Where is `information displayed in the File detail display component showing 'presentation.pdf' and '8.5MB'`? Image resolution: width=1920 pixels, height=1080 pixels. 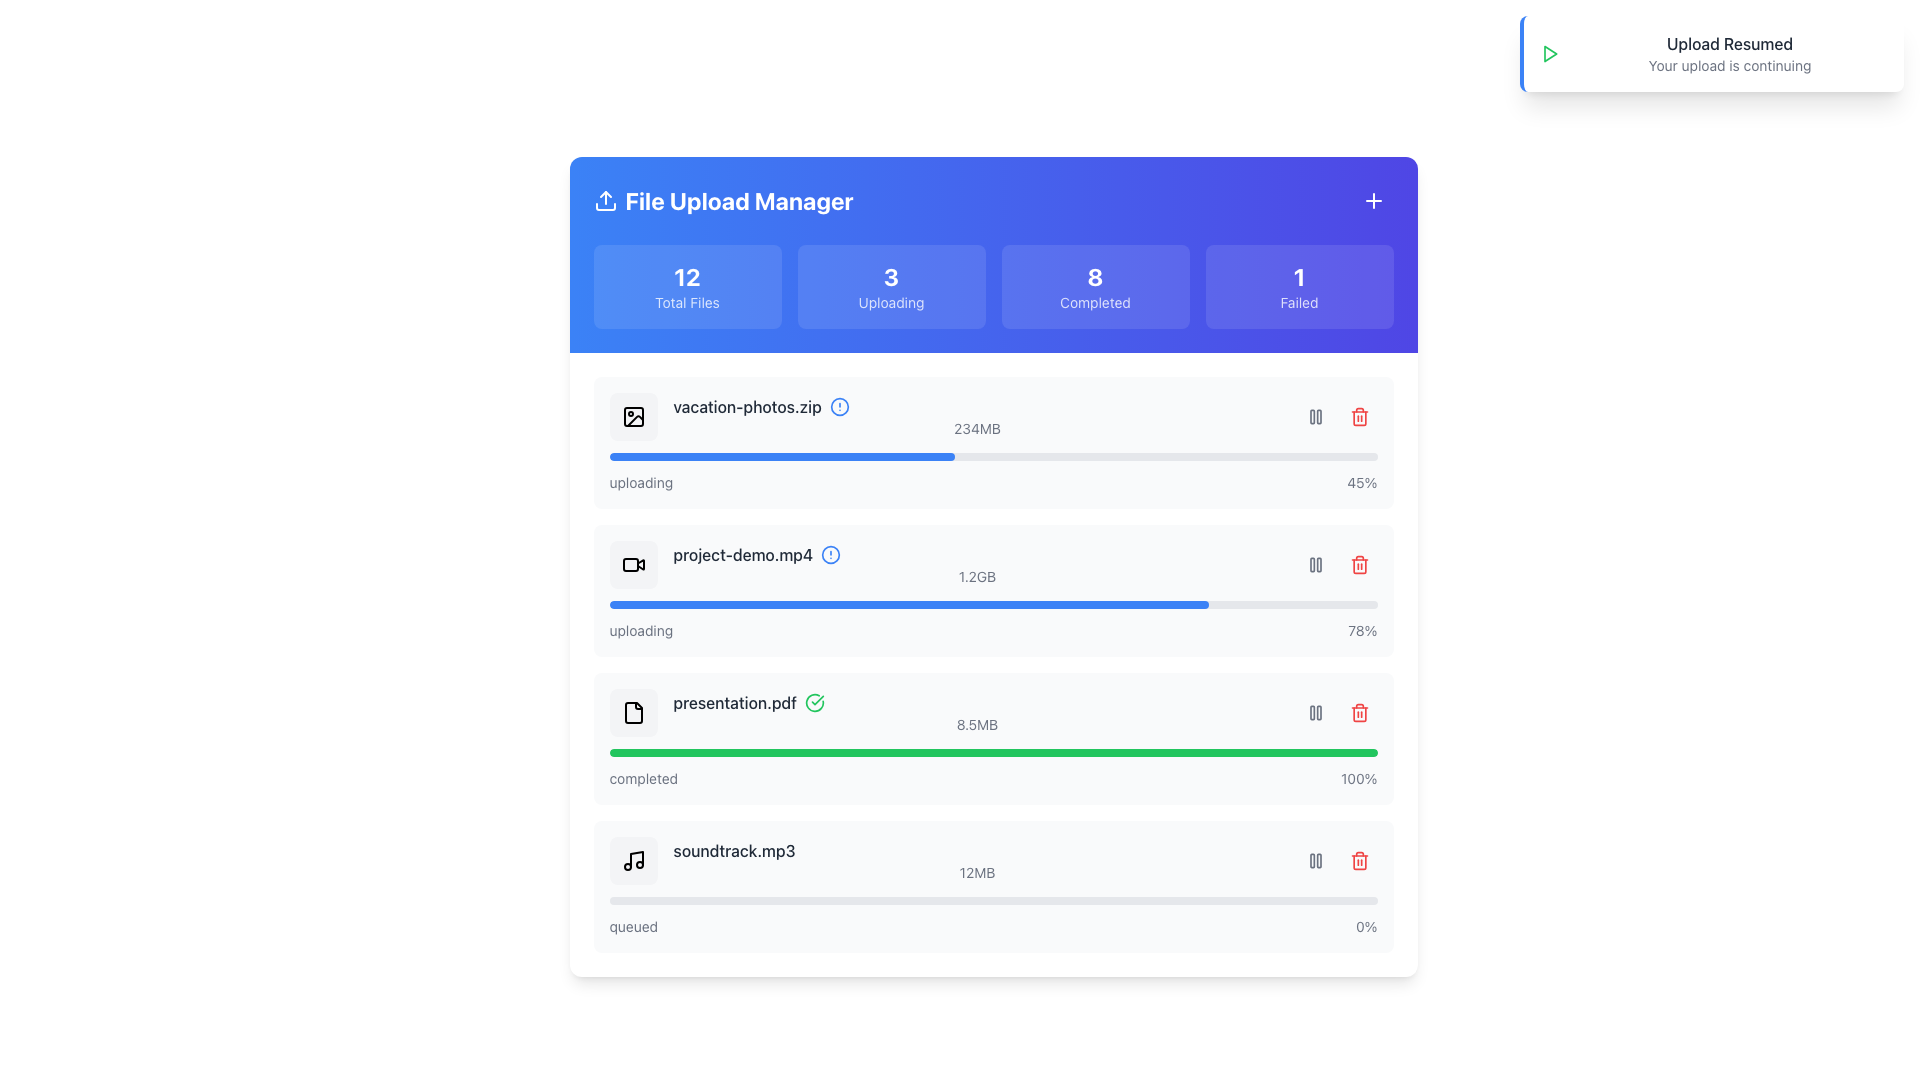 information displayed in the File detail display component showing 'presentation.pdf' and '8.5MB' is located at coordinates (977, 712).